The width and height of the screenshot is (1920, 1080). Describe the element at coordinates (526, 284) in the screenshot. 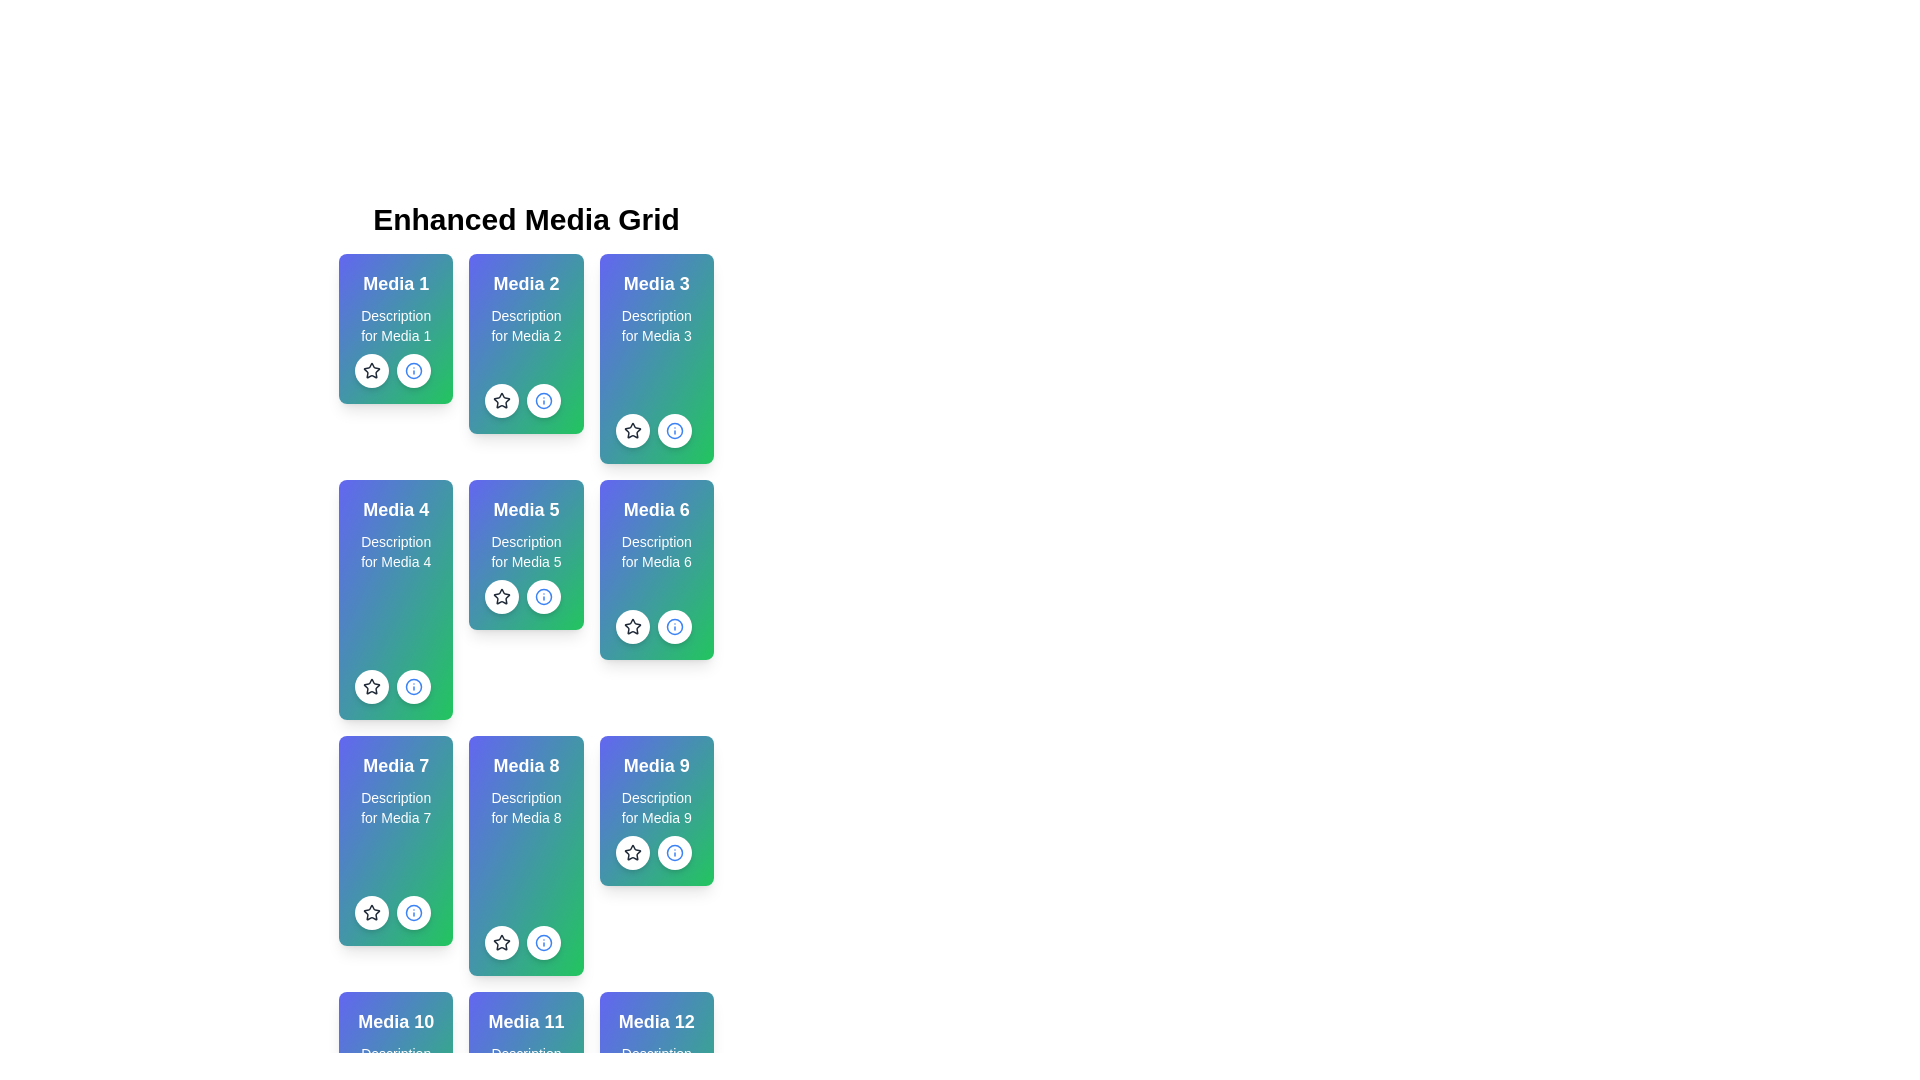

I see `the text label displaying 'Media 2' in bold, white font` at that location.